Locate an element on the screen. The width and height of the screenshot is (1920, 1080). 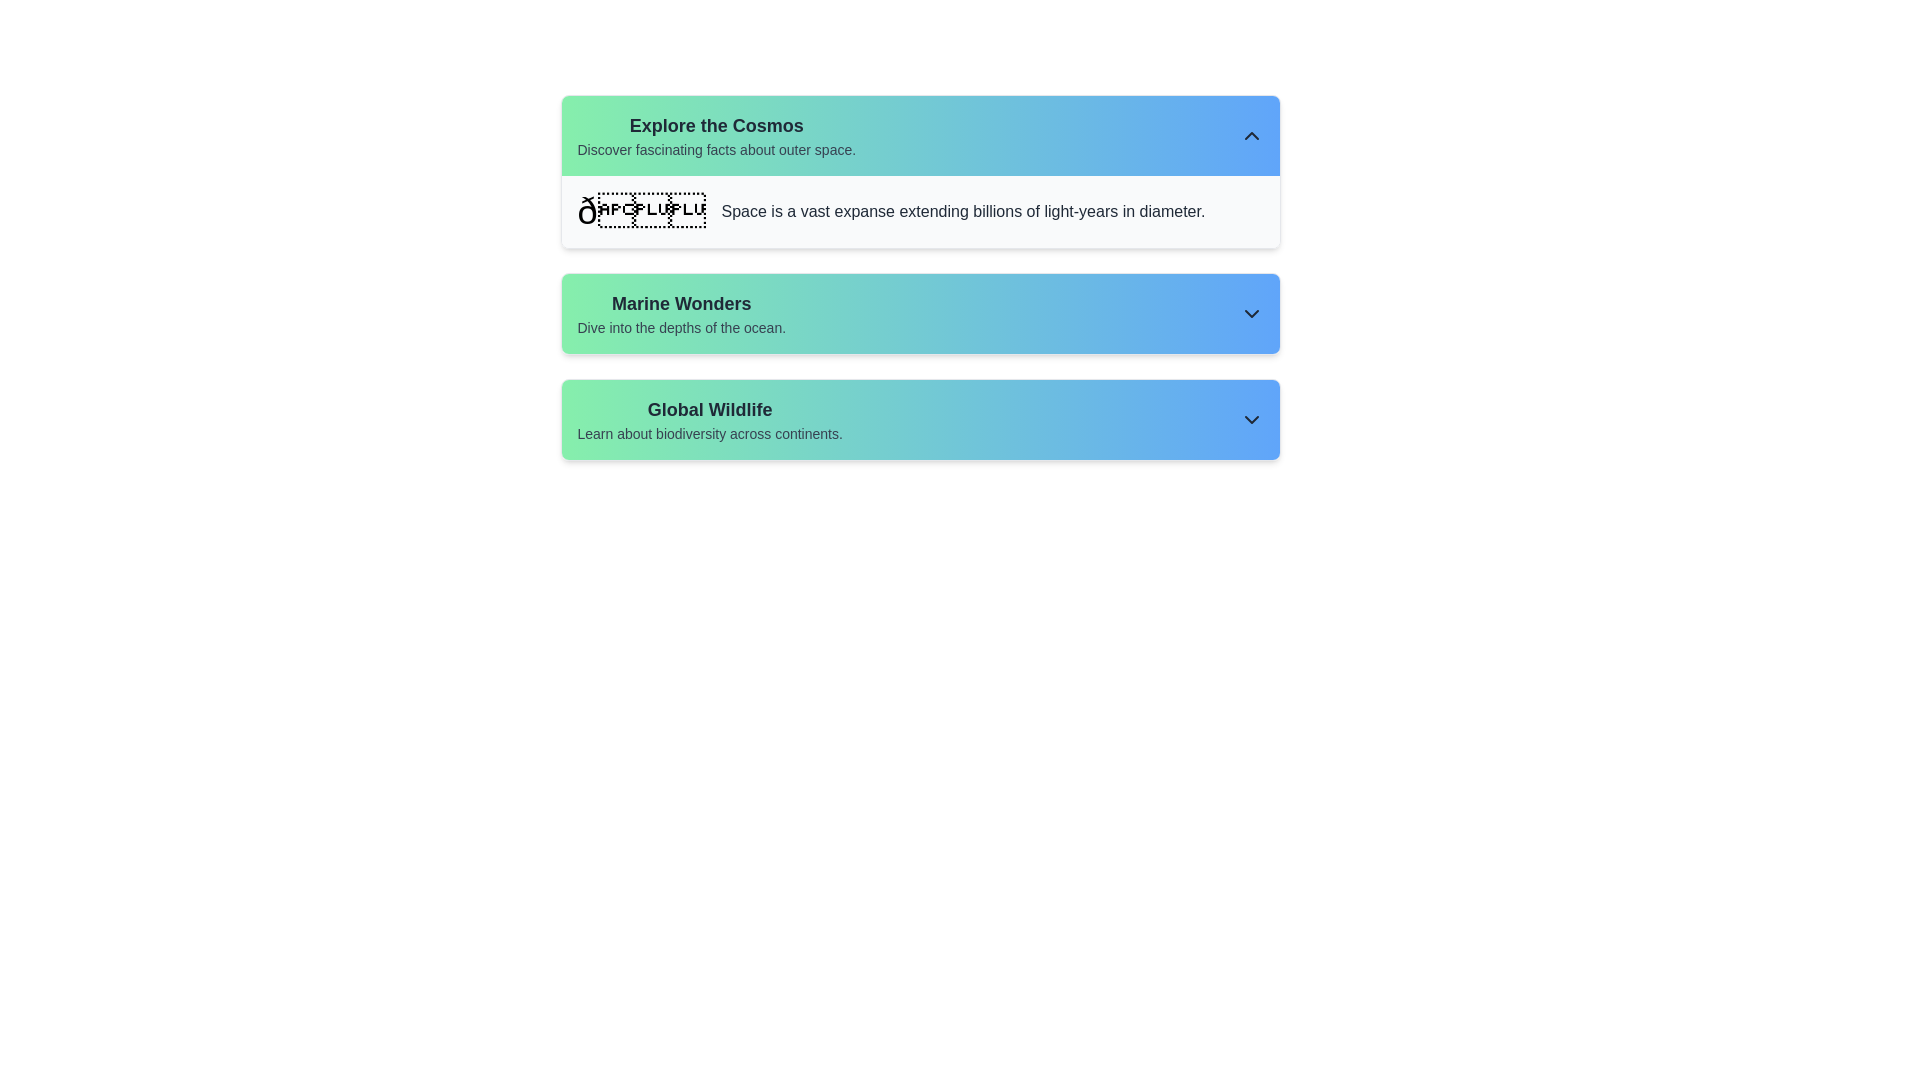
the decorative emoji or icon located at the leftmost side of the 'Explore the Cosmos' segment, preceding the descriptive text about space is located at coordinates (641, 212).